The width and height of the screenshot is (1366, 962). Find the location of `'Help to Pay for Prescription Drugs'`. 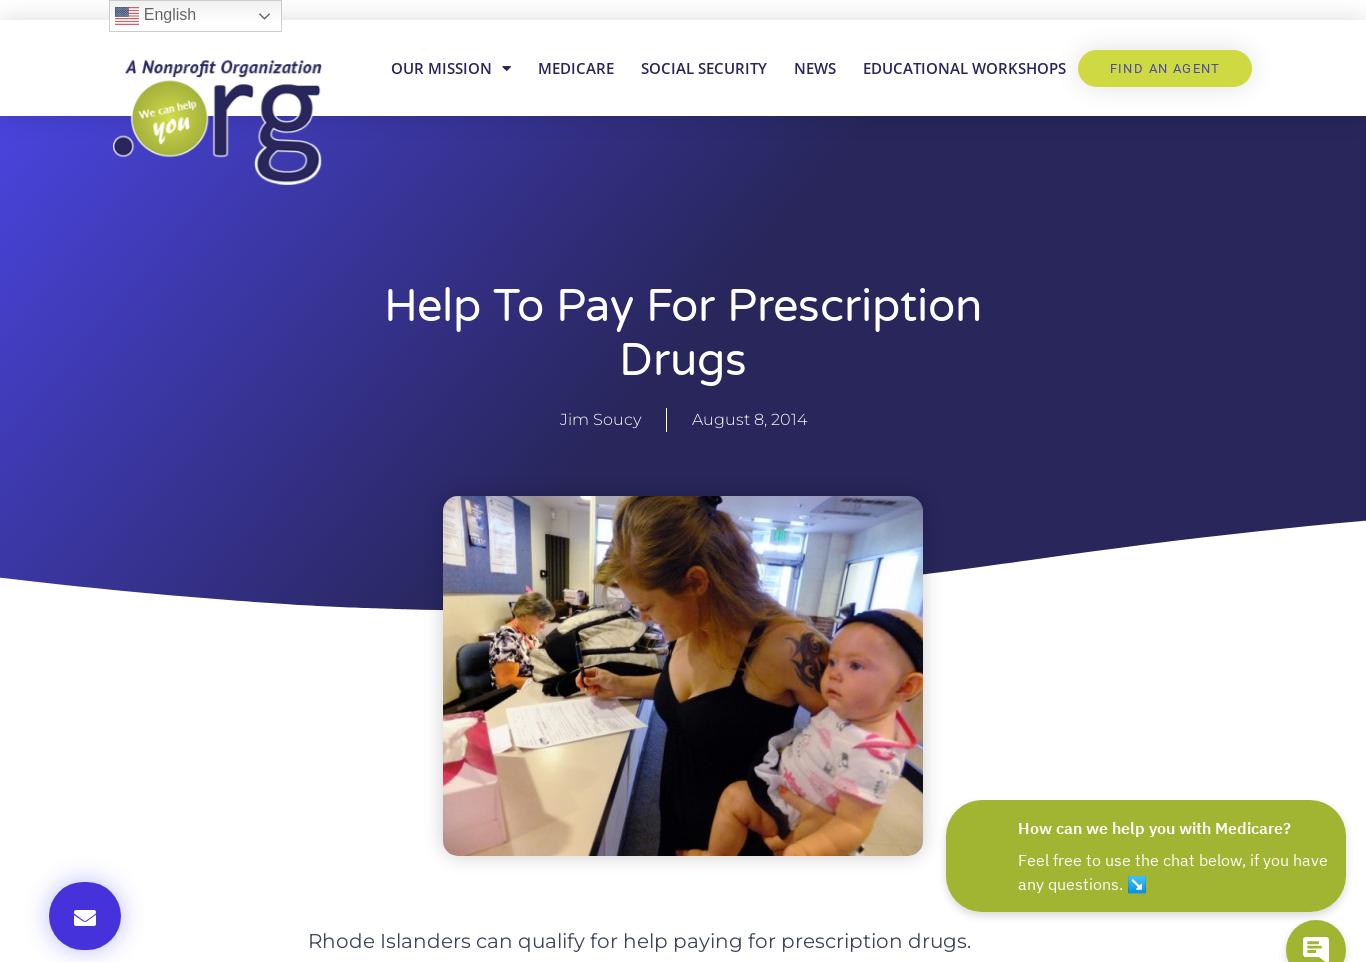

'Help to Pay for Prescription Drugs' is located at coordinates (683, 333).